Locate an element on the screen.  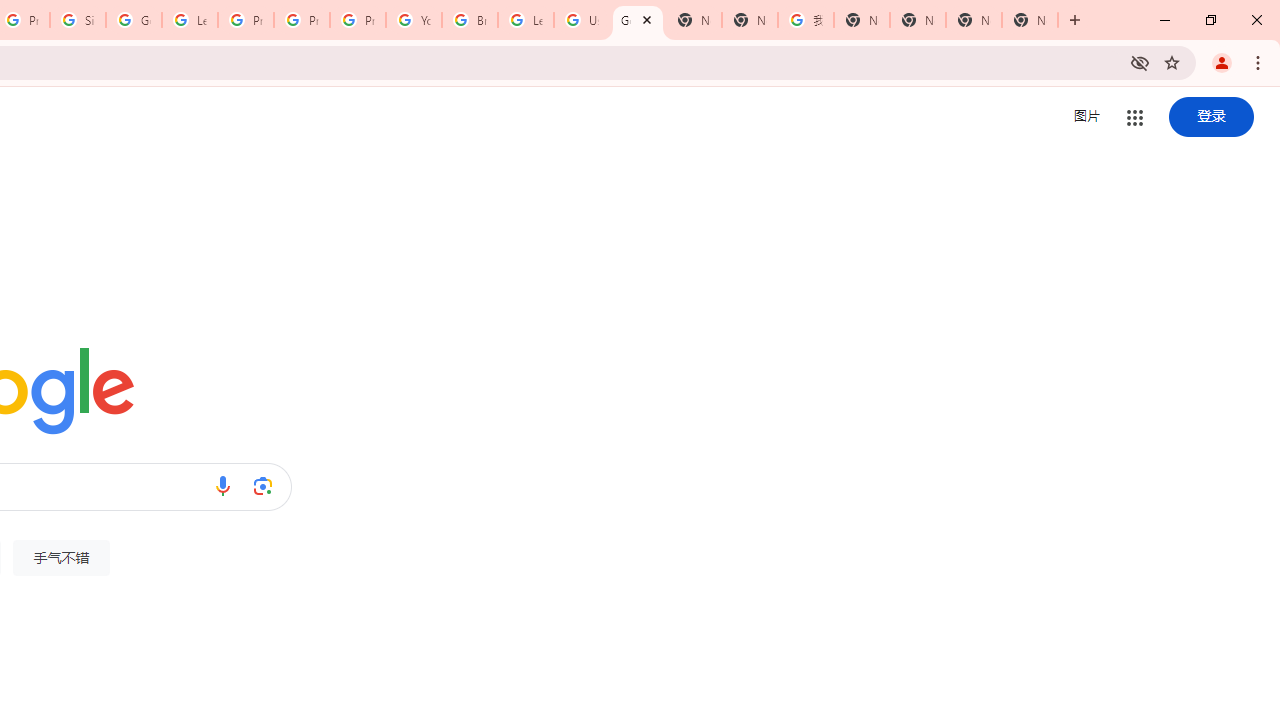
'Sign in - Google Accounts' is located at coordinates (78, 20).